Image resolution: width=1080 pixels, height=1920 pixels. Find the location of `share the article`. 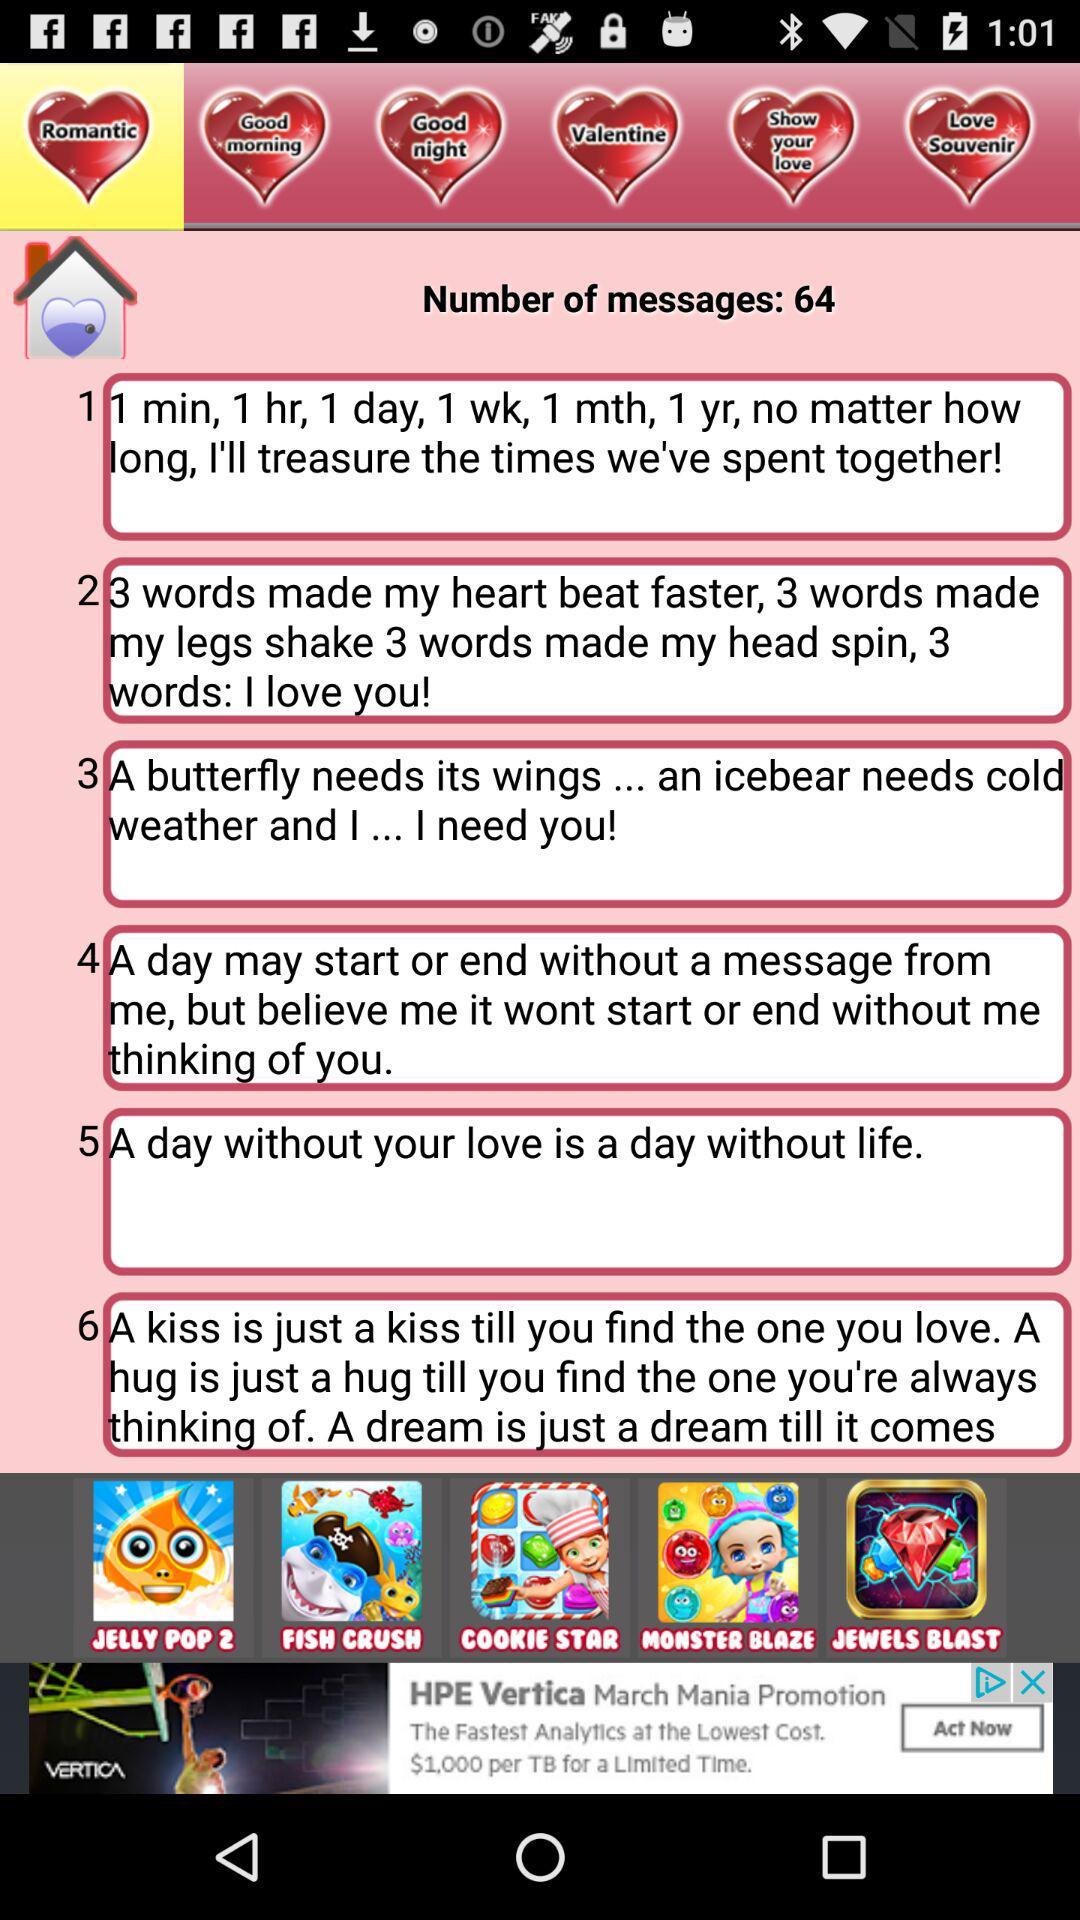

share the article is located at coordinates (162, 1566).